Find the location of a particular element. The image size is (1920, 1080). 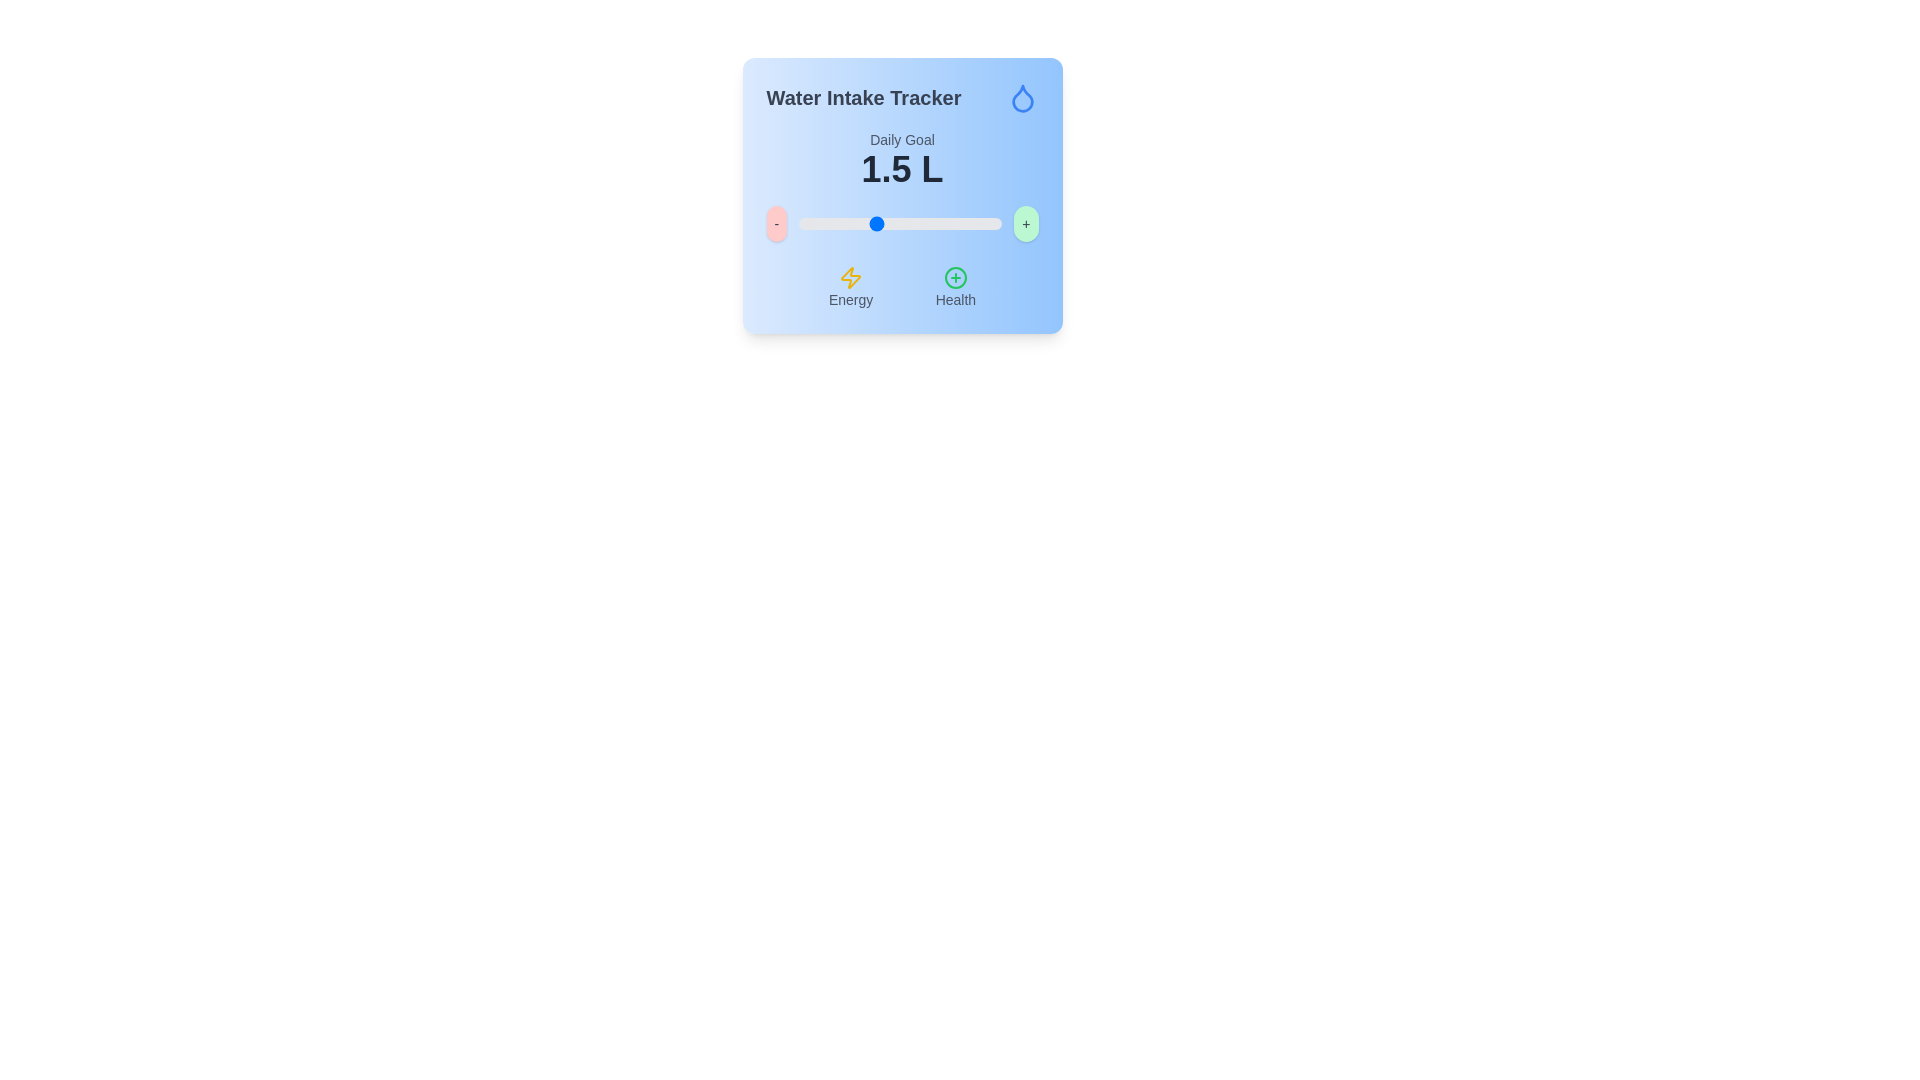

the slider value is located at coordinates (849, 223).